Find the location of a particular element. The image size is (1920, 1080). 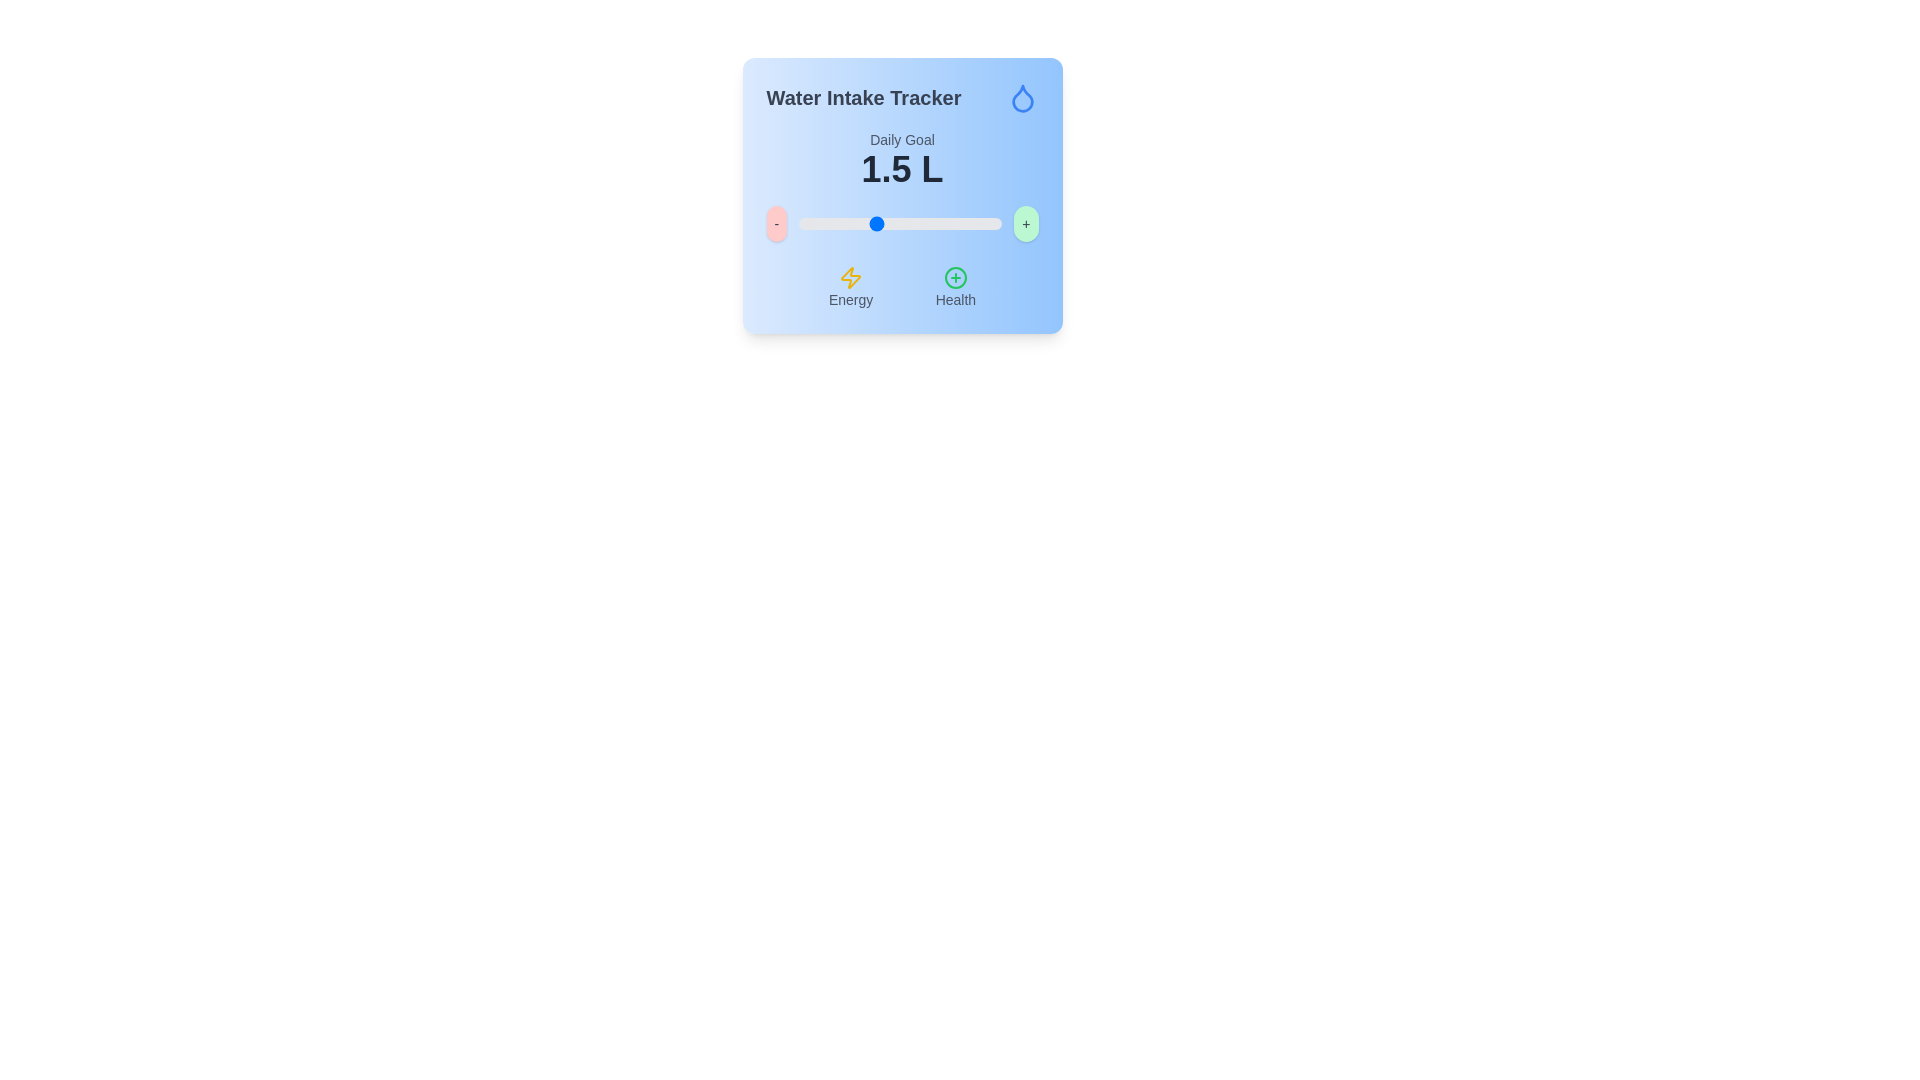

the slider value is located at coordinates (849, 223).